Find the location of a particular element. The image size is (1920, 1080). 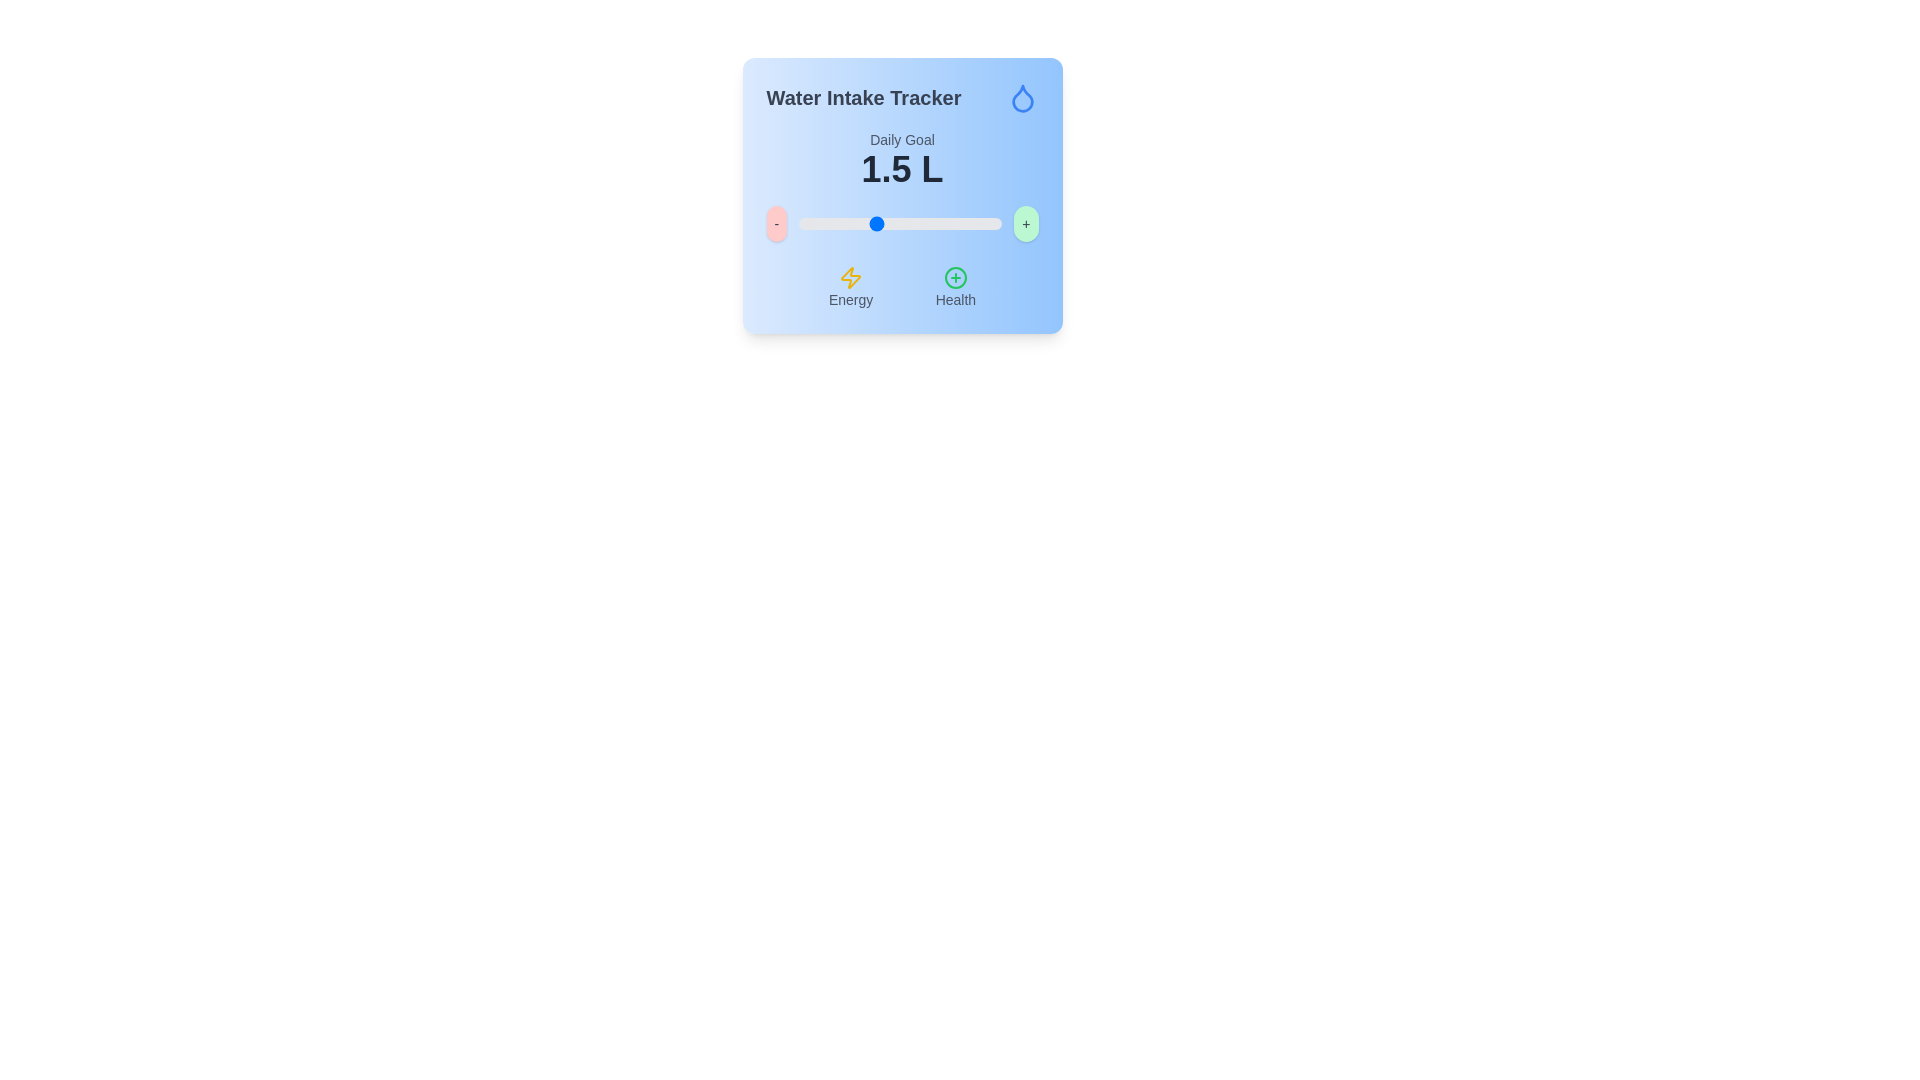

the slider value is located at coordinates (849, 223).